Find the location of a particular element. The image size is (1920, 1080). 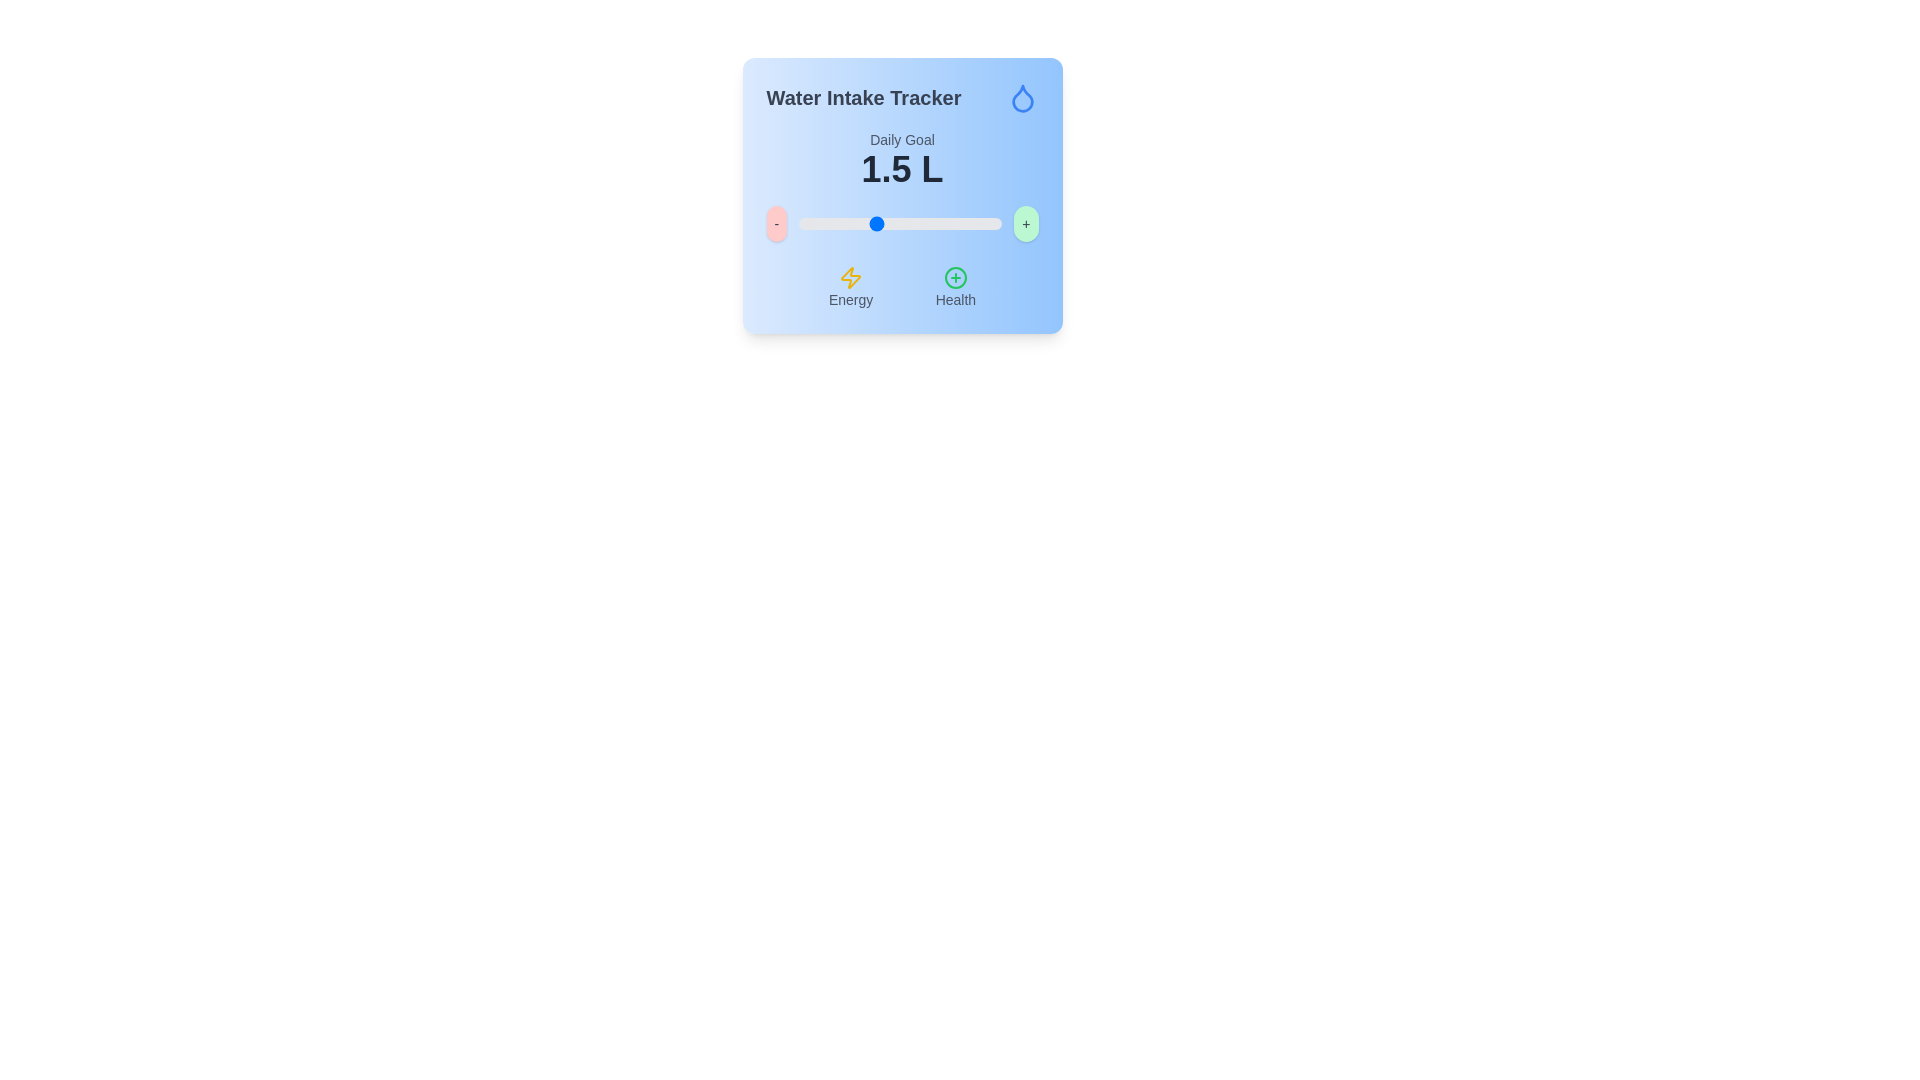

the slider value is located at coordinates (849, 223).